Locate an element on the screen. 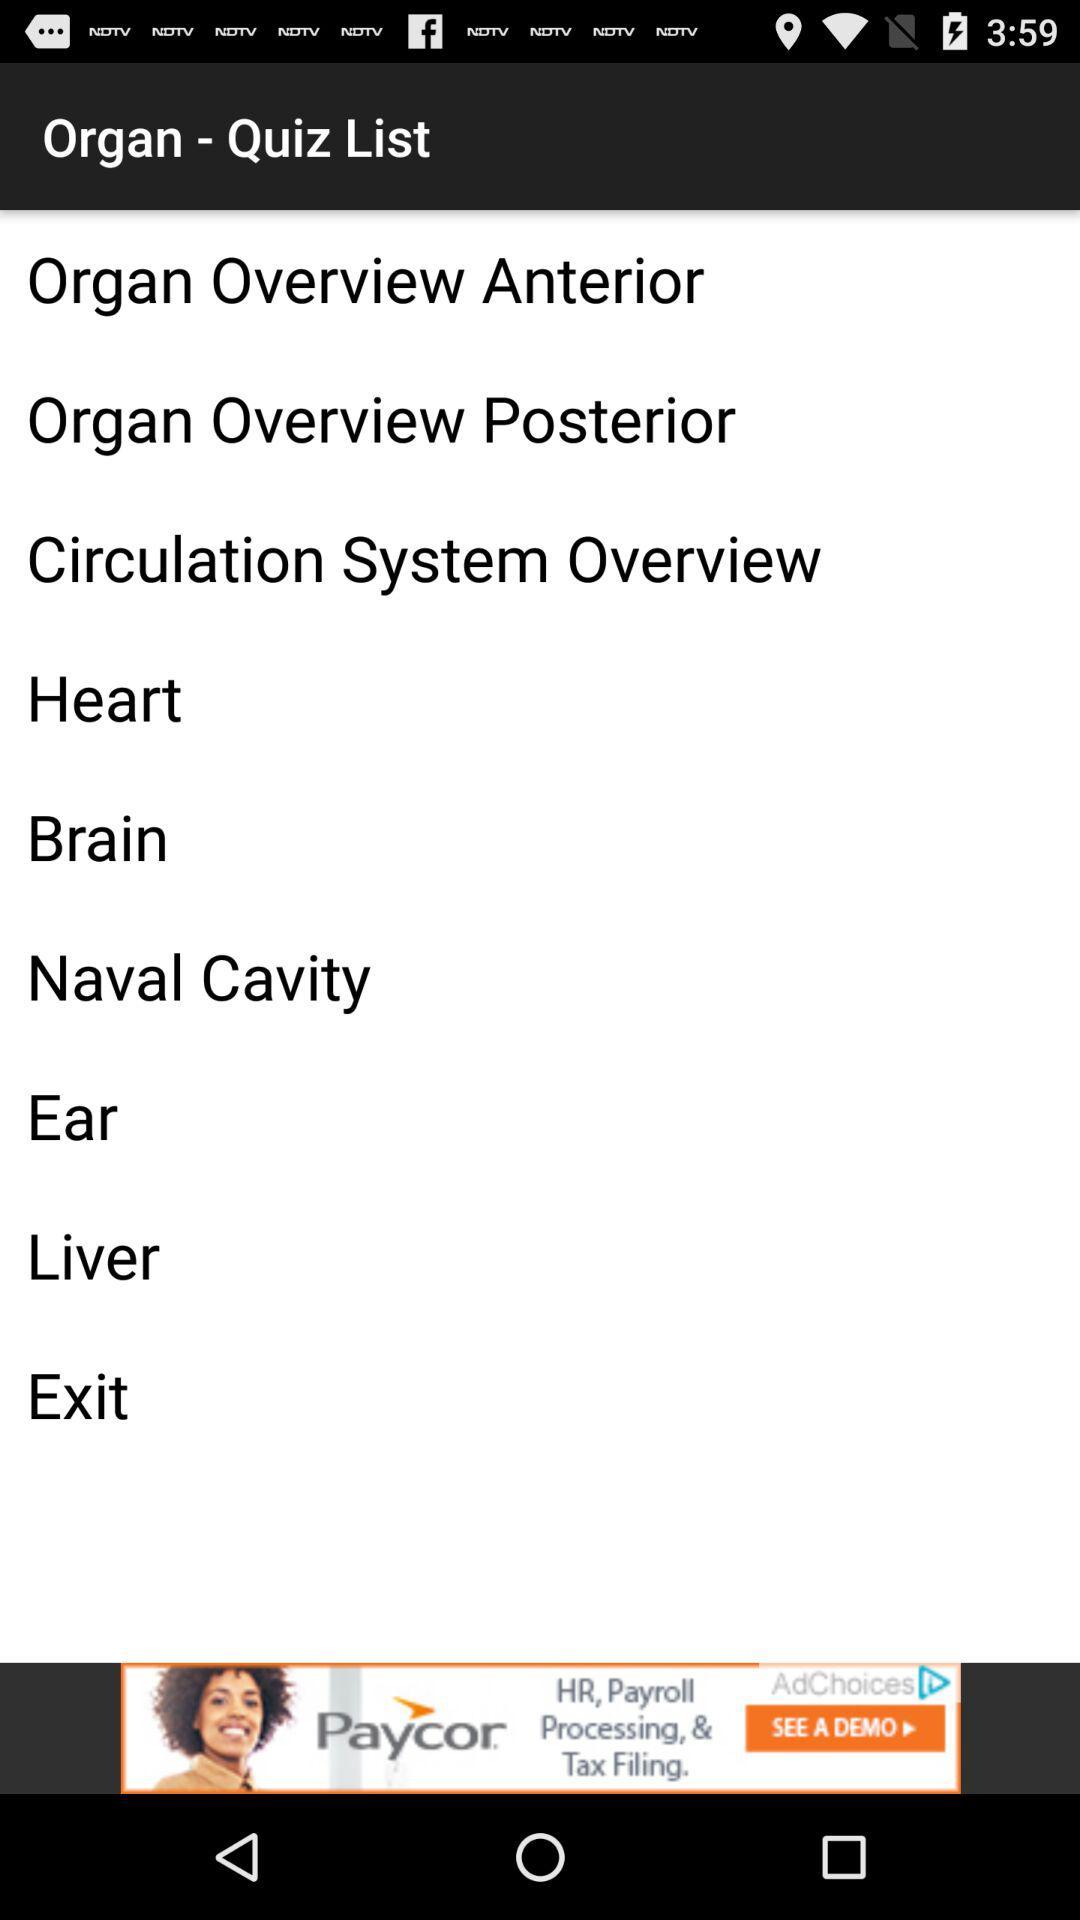 Image resolution: width=1080 pixels, height=1920 pixels. the add is located at coordinates (540, 1727).